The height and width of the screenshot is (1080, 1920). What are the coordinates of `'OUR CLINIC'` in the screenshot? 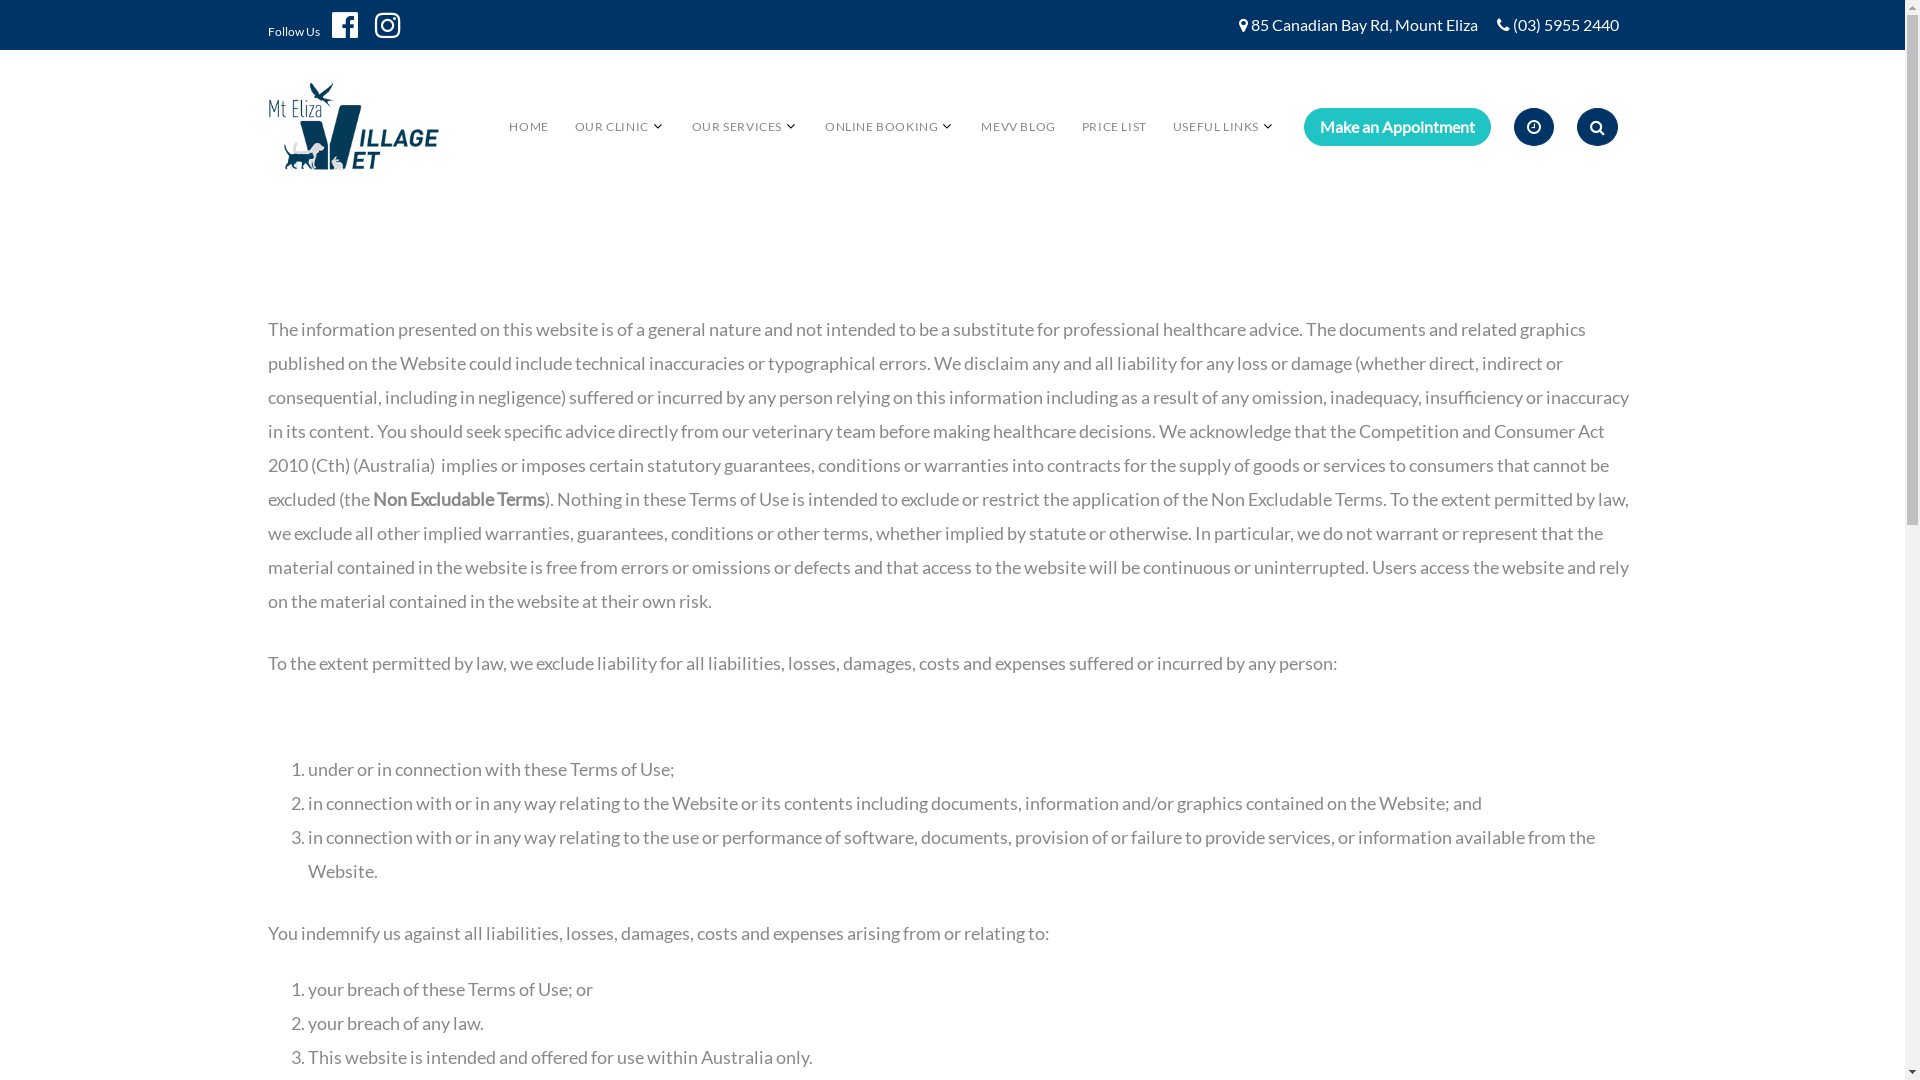 It's located at (610, 126).